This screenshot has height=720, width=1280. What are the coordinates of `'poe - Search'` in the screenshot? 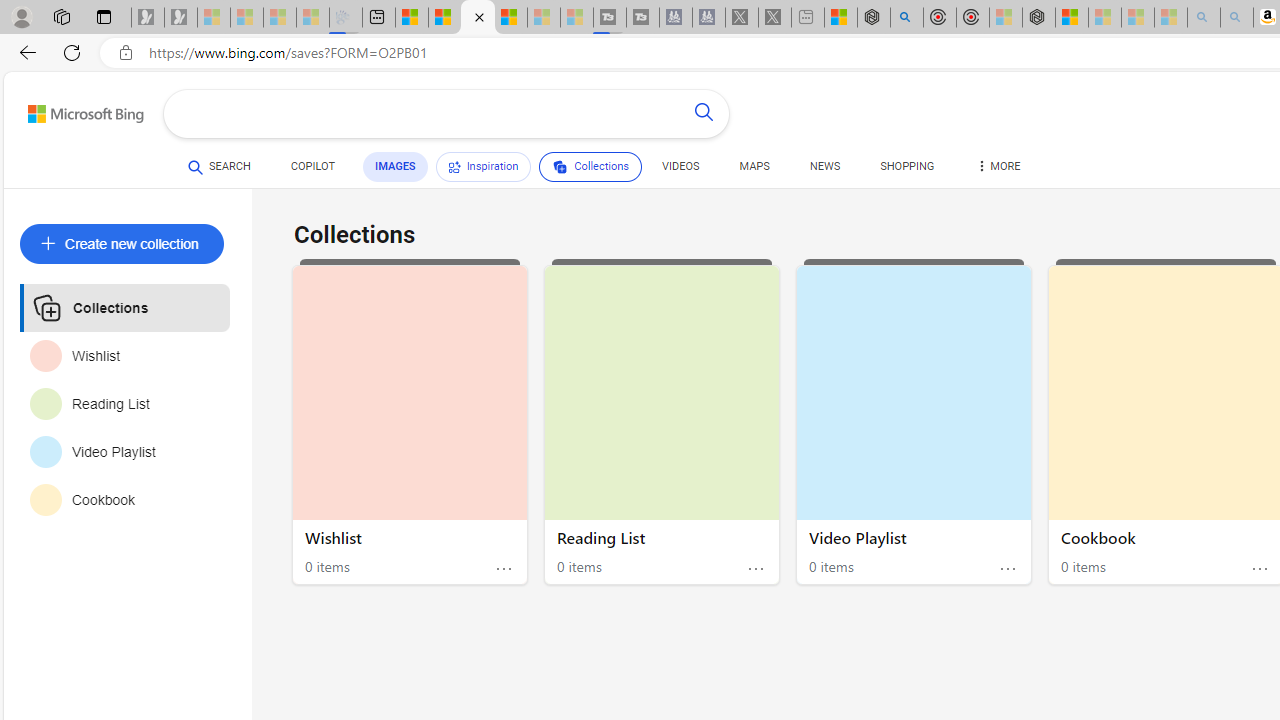 It's located at (905, 17).